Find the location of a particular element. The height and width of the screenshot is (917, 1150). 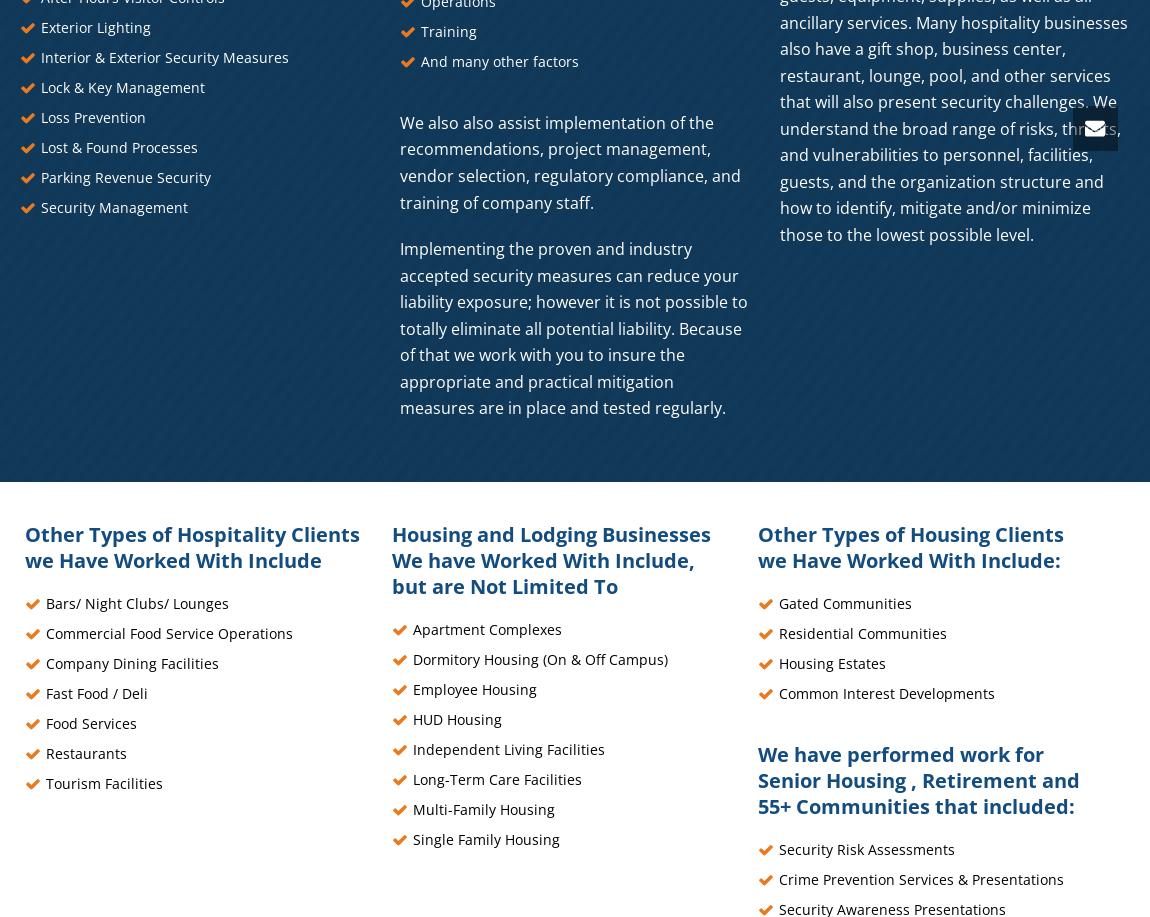

'Security Risk Assessments' is located at coordinates (866, 848).